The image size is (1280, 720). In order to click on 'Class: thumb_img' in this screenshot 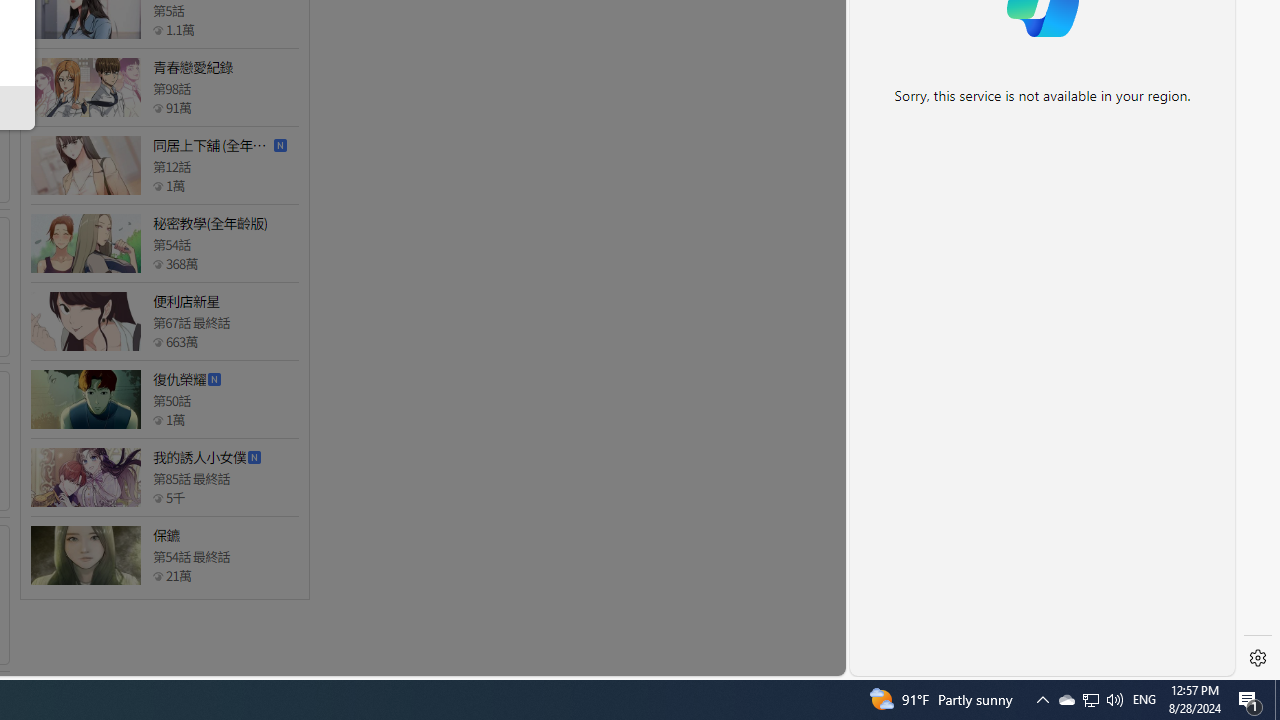, I will do `click(84, 555)`.